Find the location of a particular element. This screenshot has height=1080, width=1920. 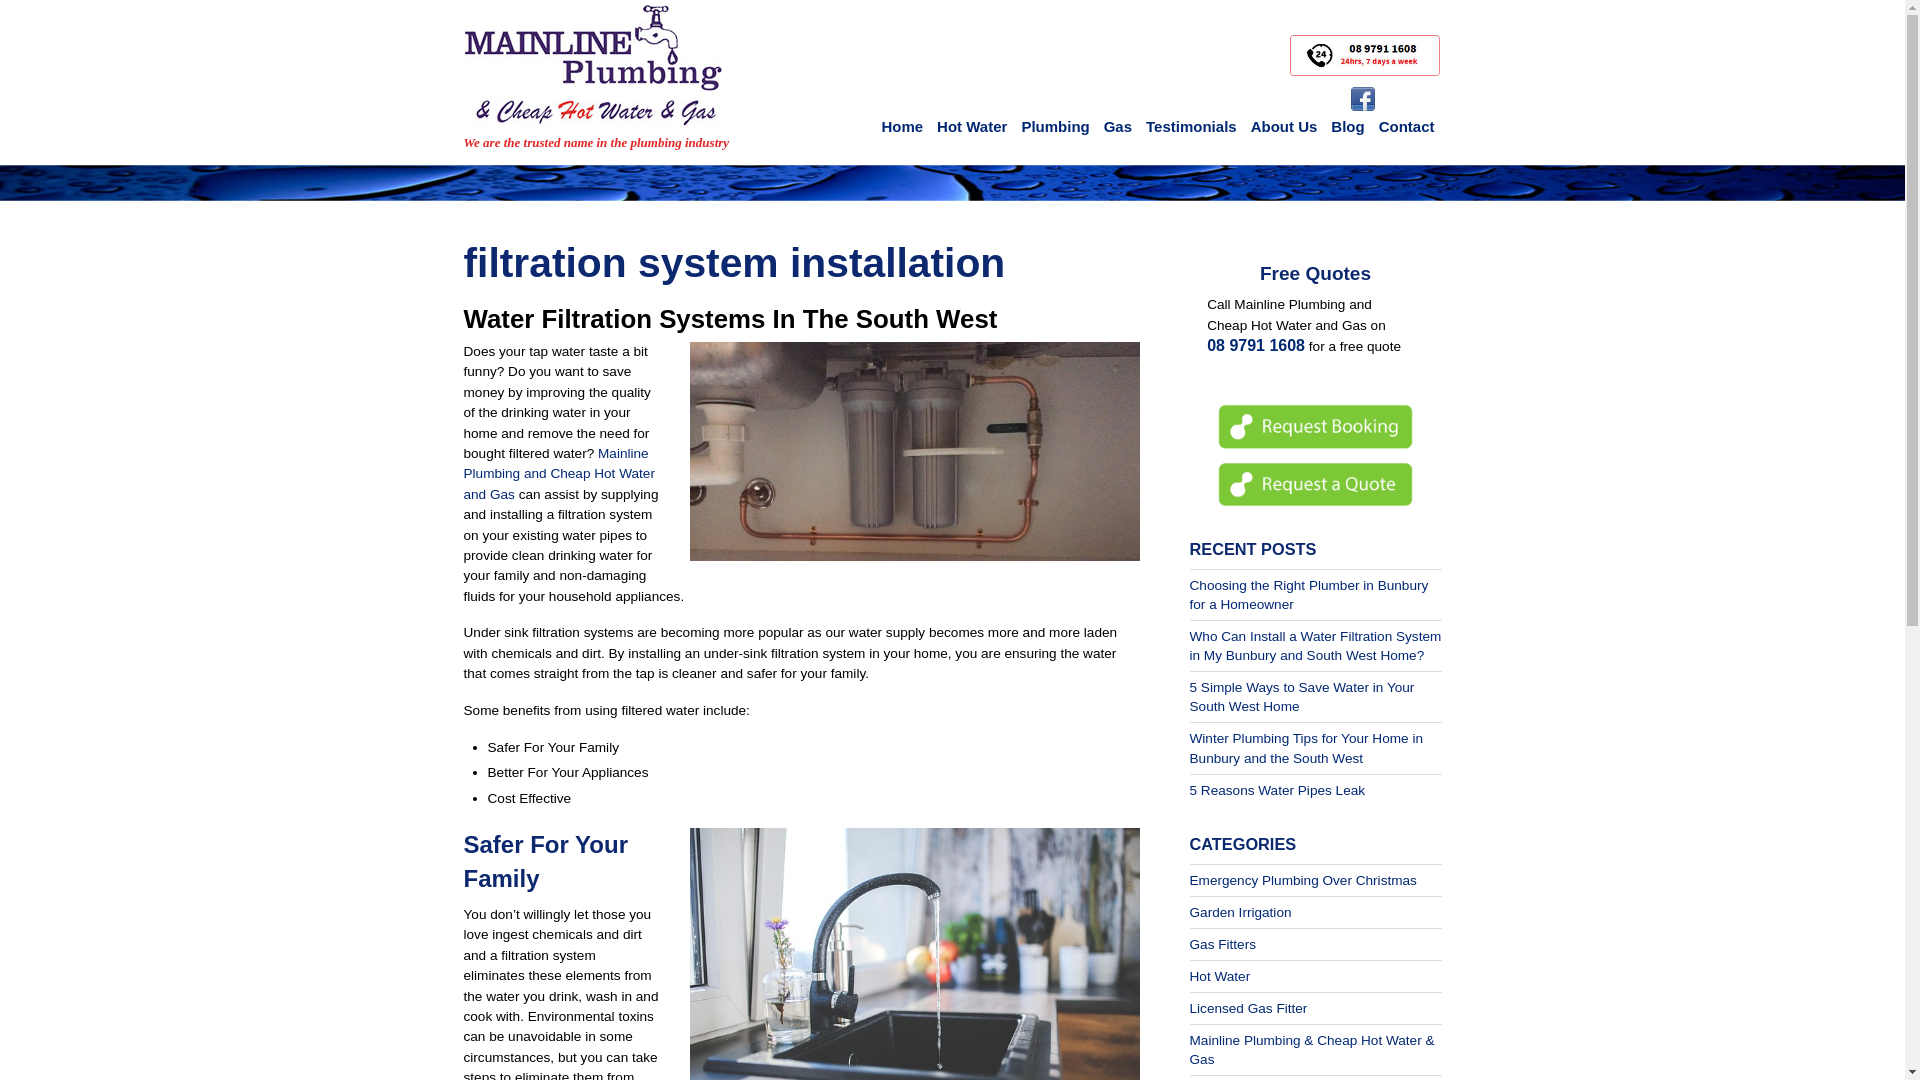

'Mainline Plumbing' is located at coordinates (592, 100).